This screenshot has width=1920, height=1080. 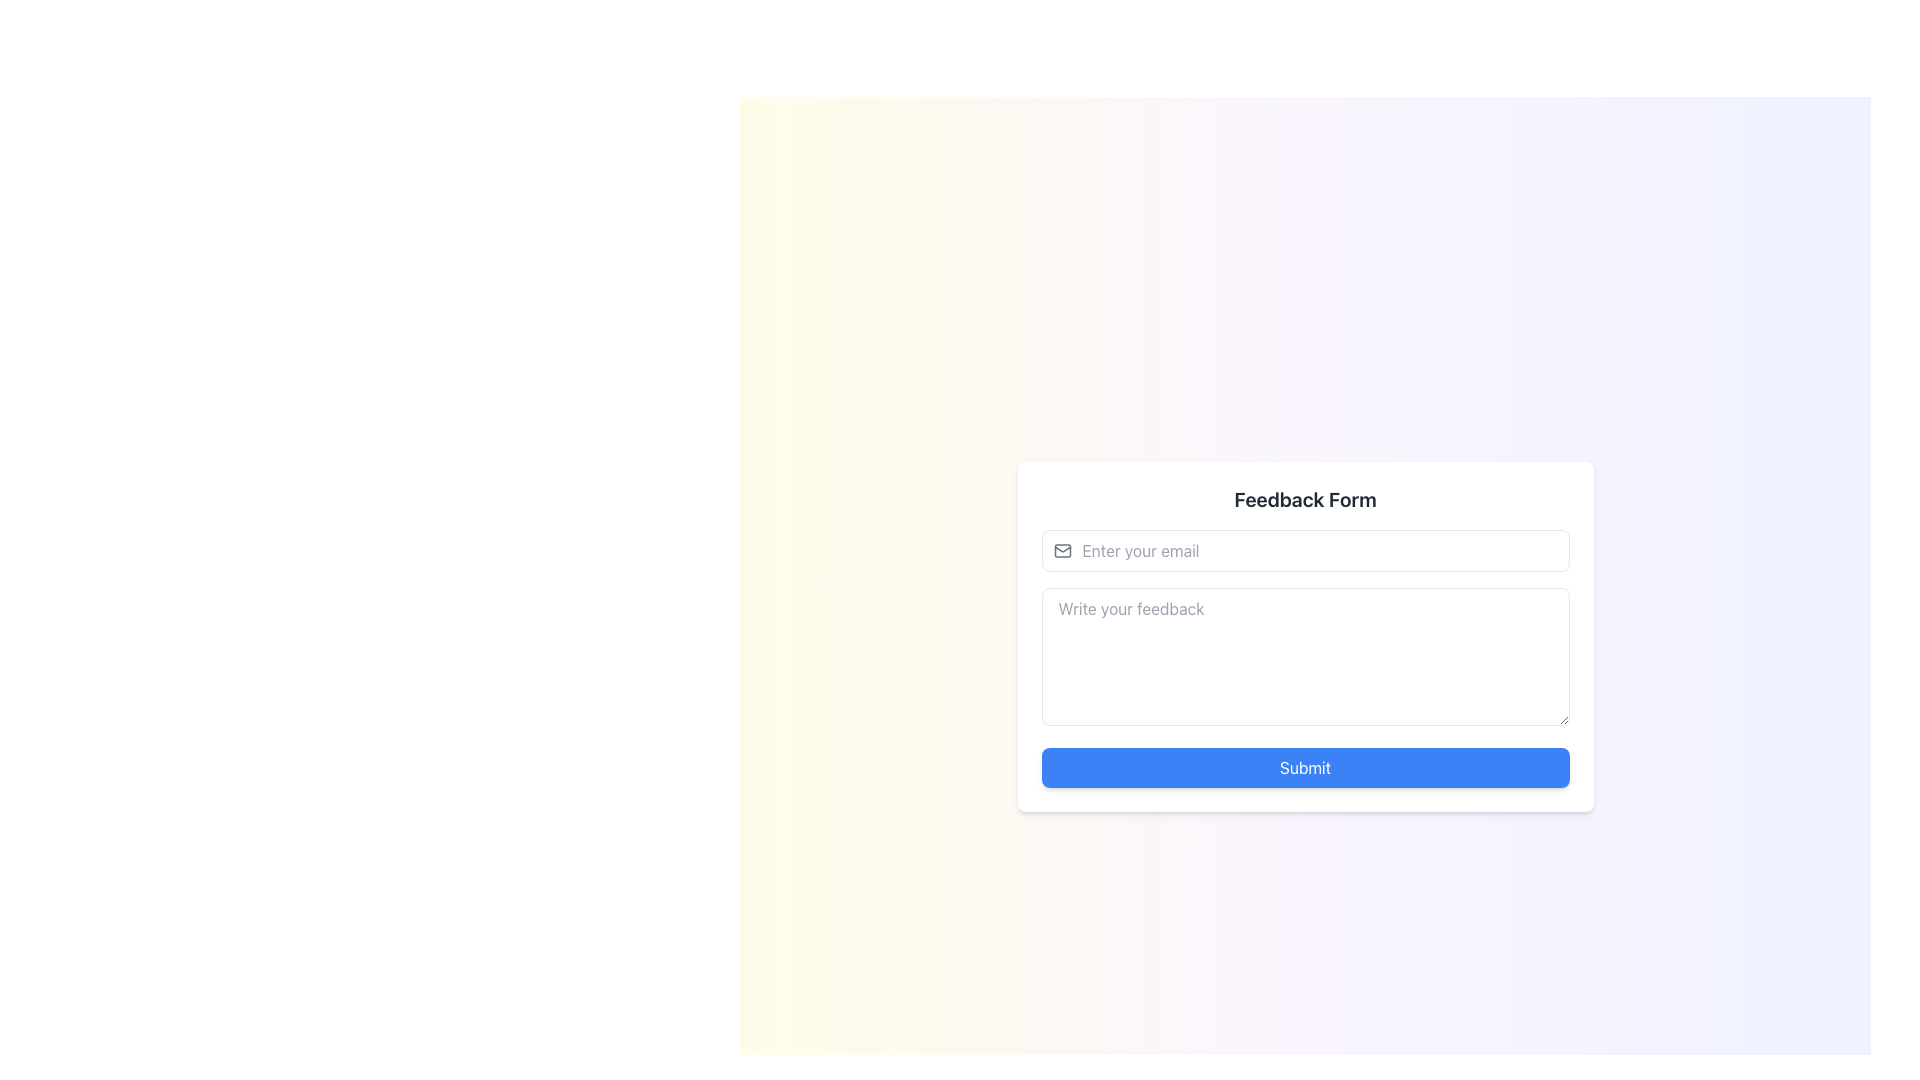 What do you see at coordinates (1061, 551) in the screenshot?
I see `the email icon, which visually indicates the purpose of the adjacent input field for entering email addresses, positioned slightly above and to the left of the email input box` at bounding box center [1061, 551].